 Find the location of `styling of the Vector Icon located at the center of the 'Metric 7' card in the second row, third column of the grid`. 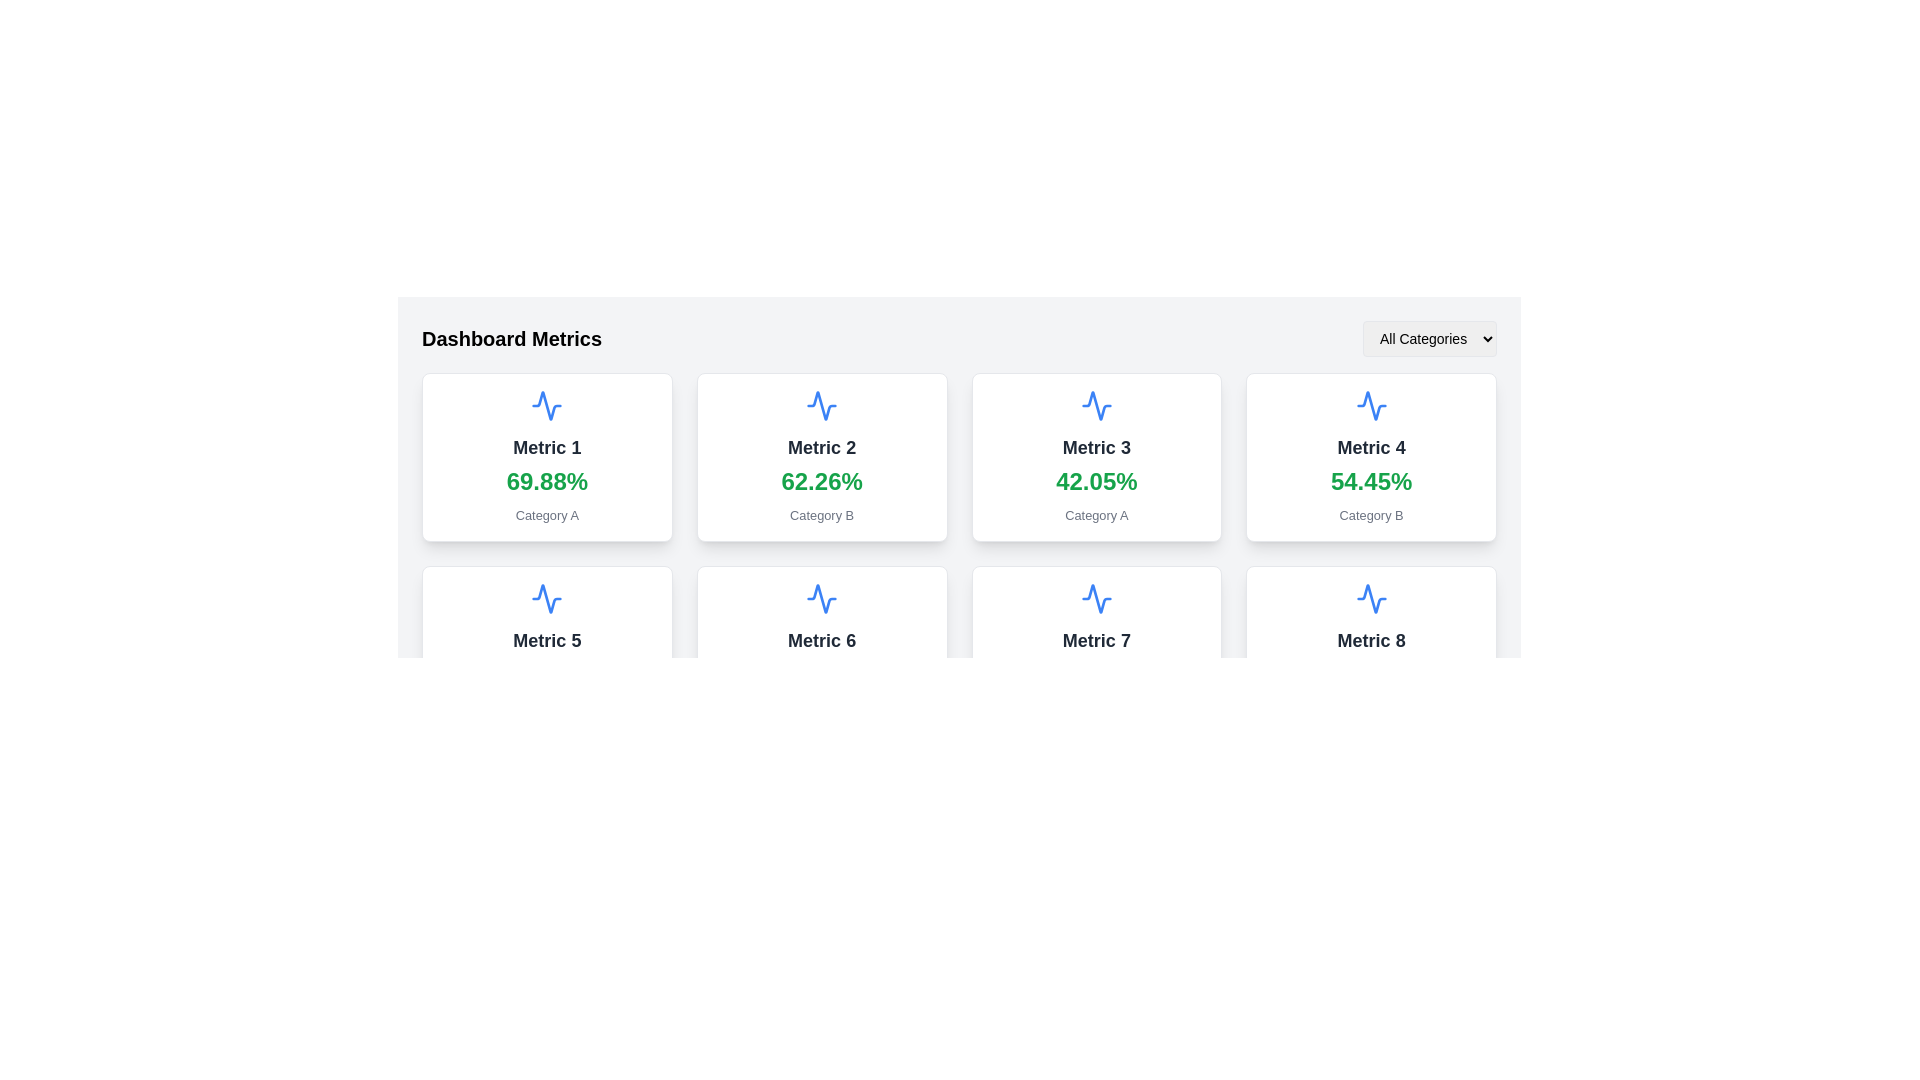

styling of the Vector Icon located at the center of the 'Metric 7' card in the second row, third column of the grid is located at coordinates (1095, 598).